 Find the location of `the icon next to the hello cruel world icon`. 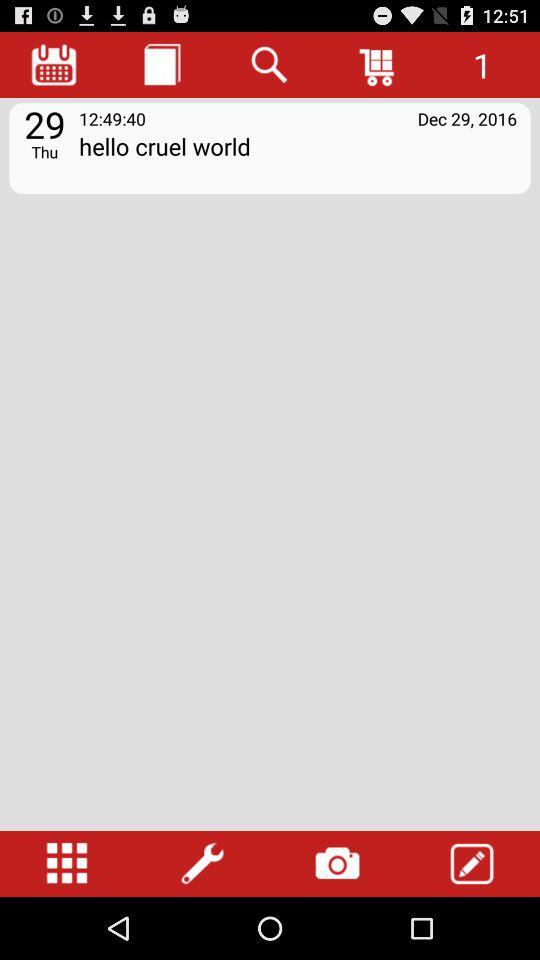

the icon next to the hello cruel world icon is located at coordinates (44, 150).